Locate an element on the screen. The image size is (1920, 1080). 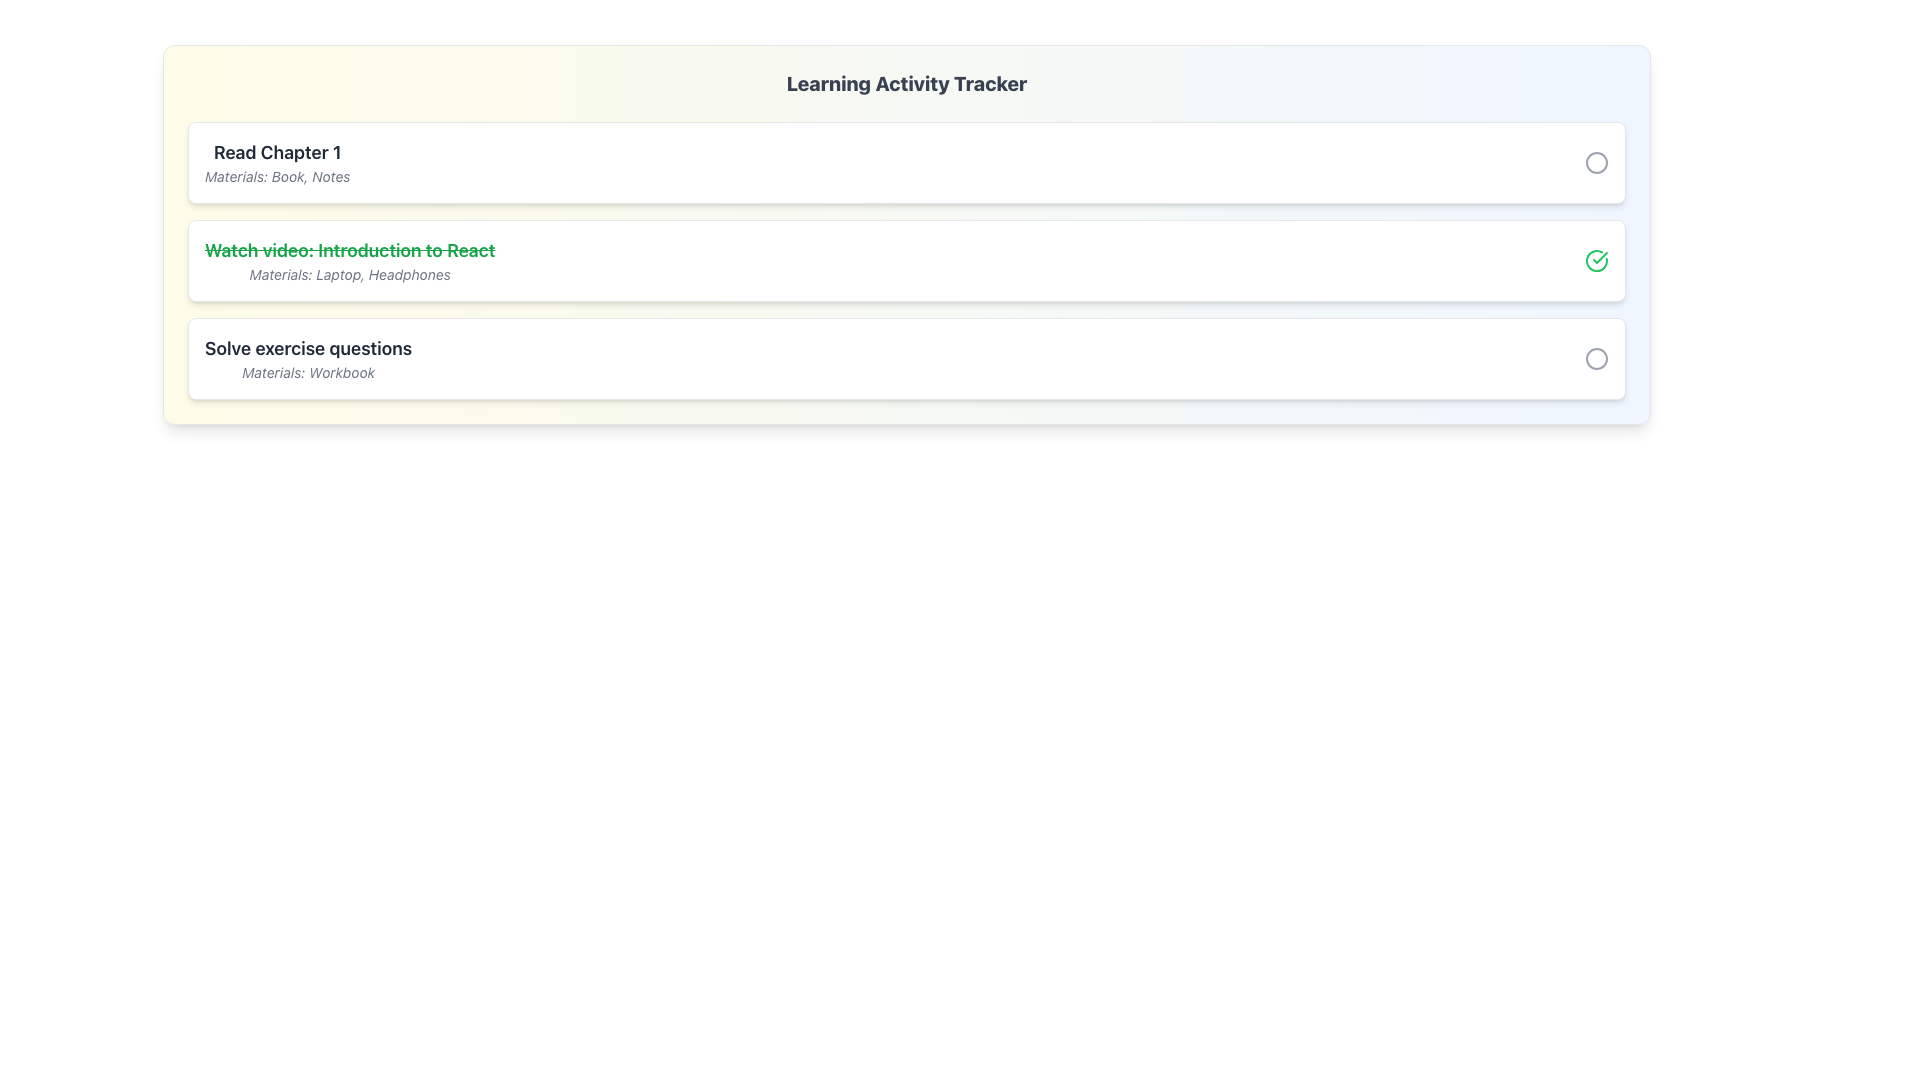
the italicized text label that says 'Materials: Workbook', which is positioned directly underneath the header 'Solve exercise questions' in the third row of the list is located at coordinates (307, 373).